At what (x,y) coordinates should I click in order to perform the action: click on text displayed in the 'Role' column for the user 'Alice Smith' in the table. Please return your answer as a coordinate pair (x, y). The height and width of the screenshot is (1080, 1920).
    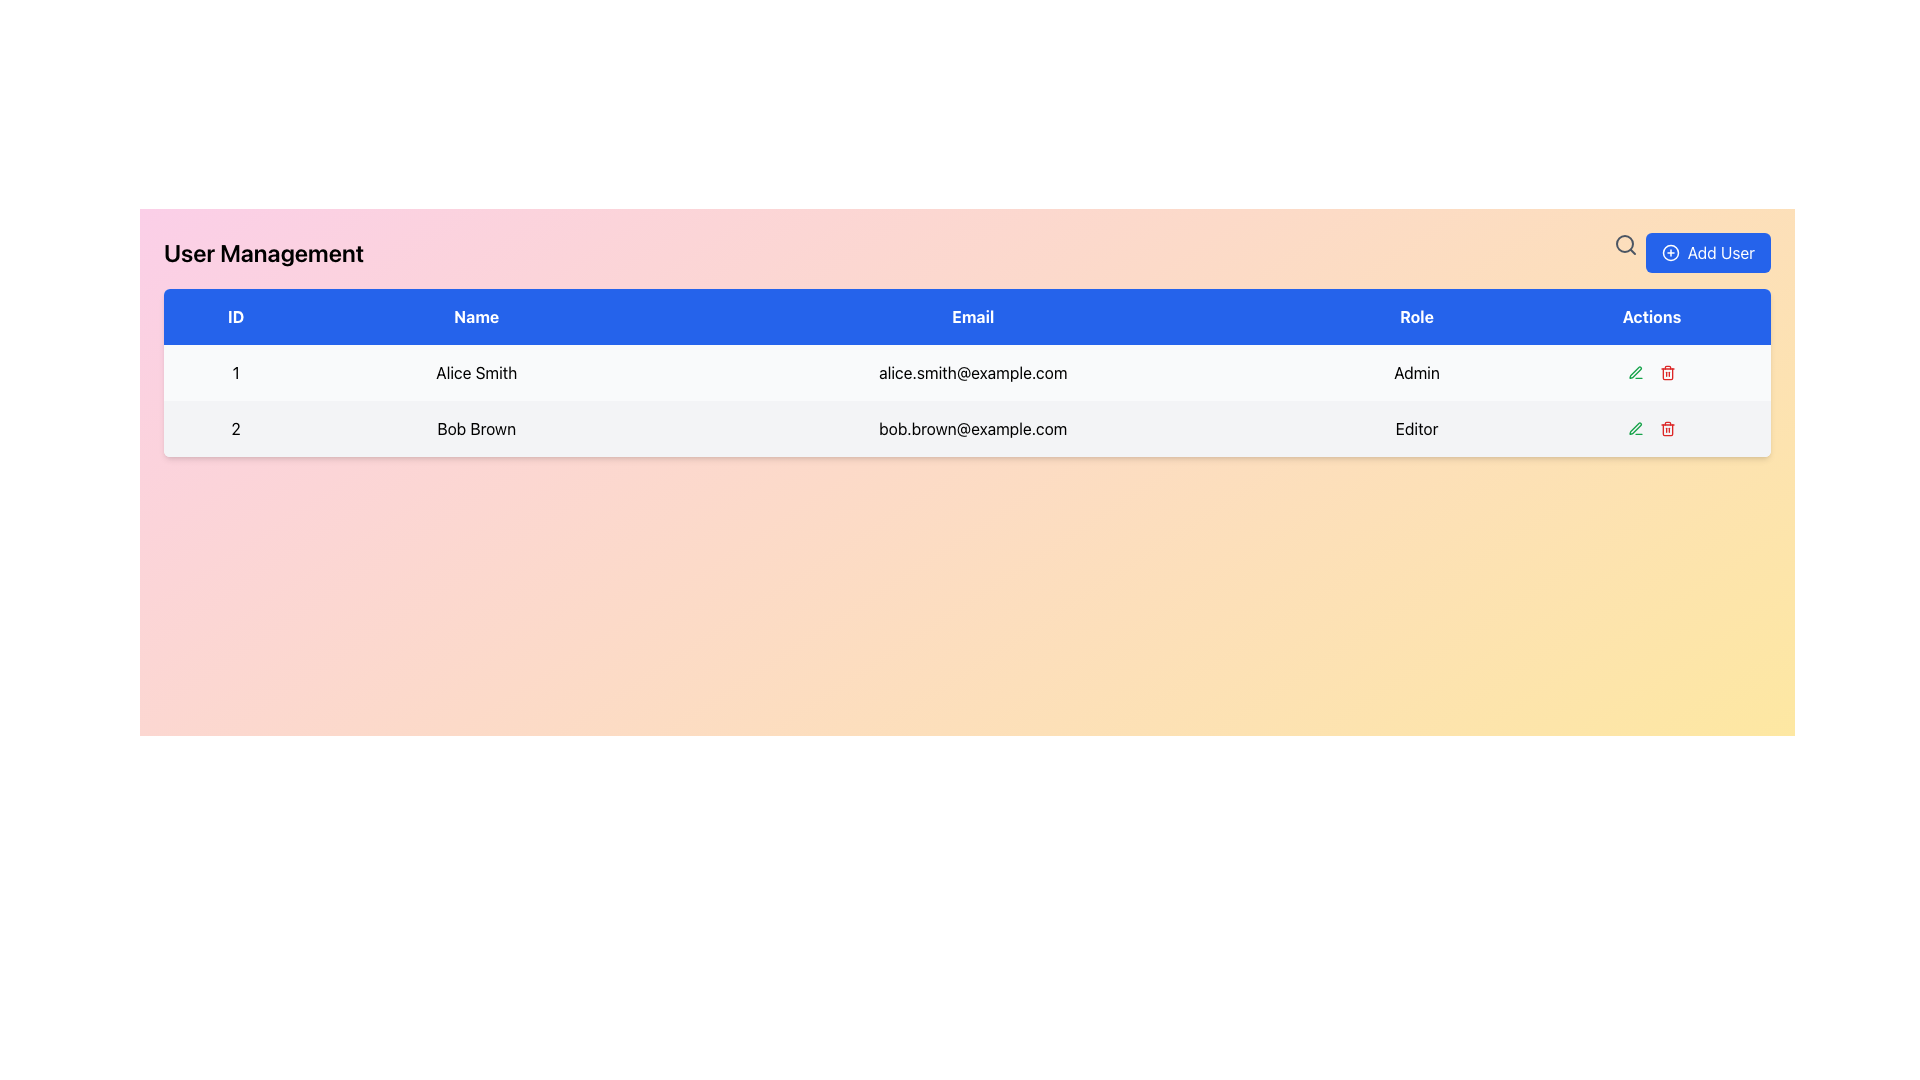
    Looking at the image, I should click on (1415, 373).